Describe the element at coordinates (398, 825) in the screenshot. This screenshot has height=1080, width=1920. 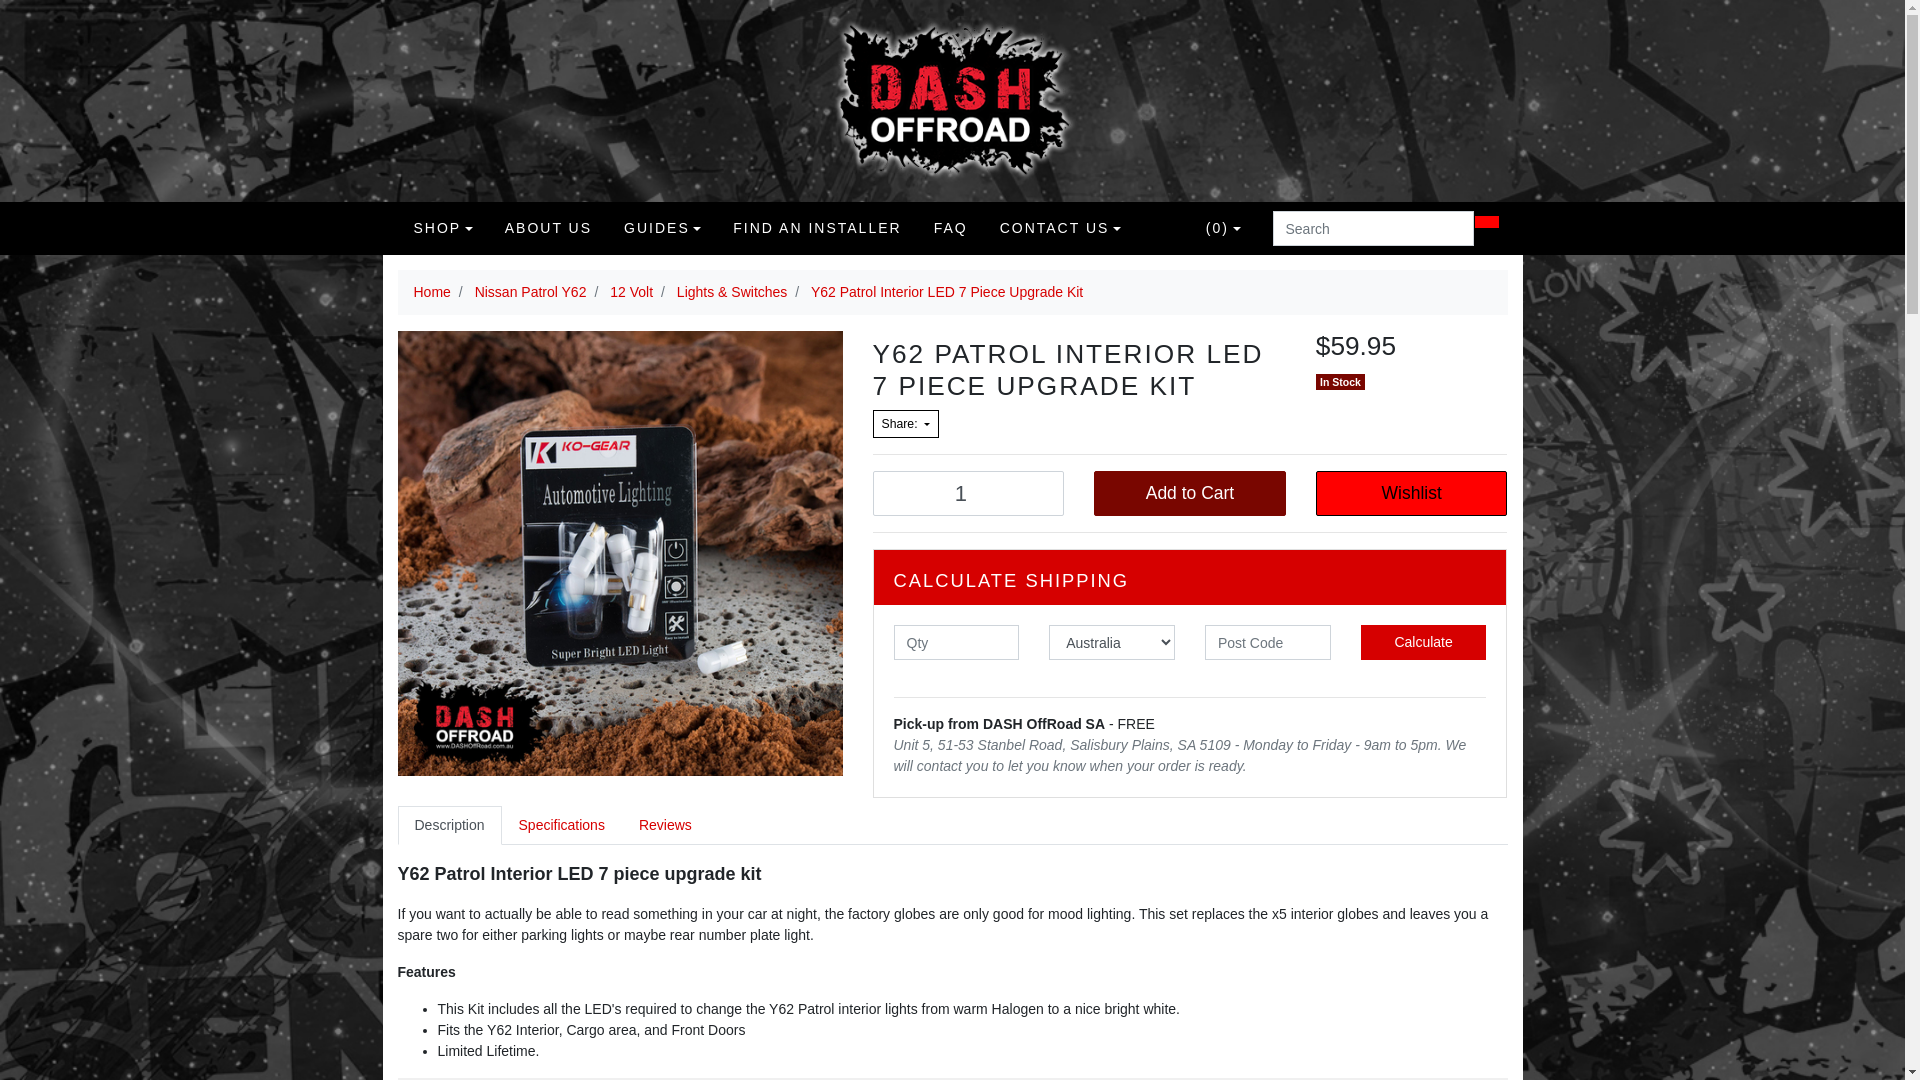
I see `'Description'` at that location.